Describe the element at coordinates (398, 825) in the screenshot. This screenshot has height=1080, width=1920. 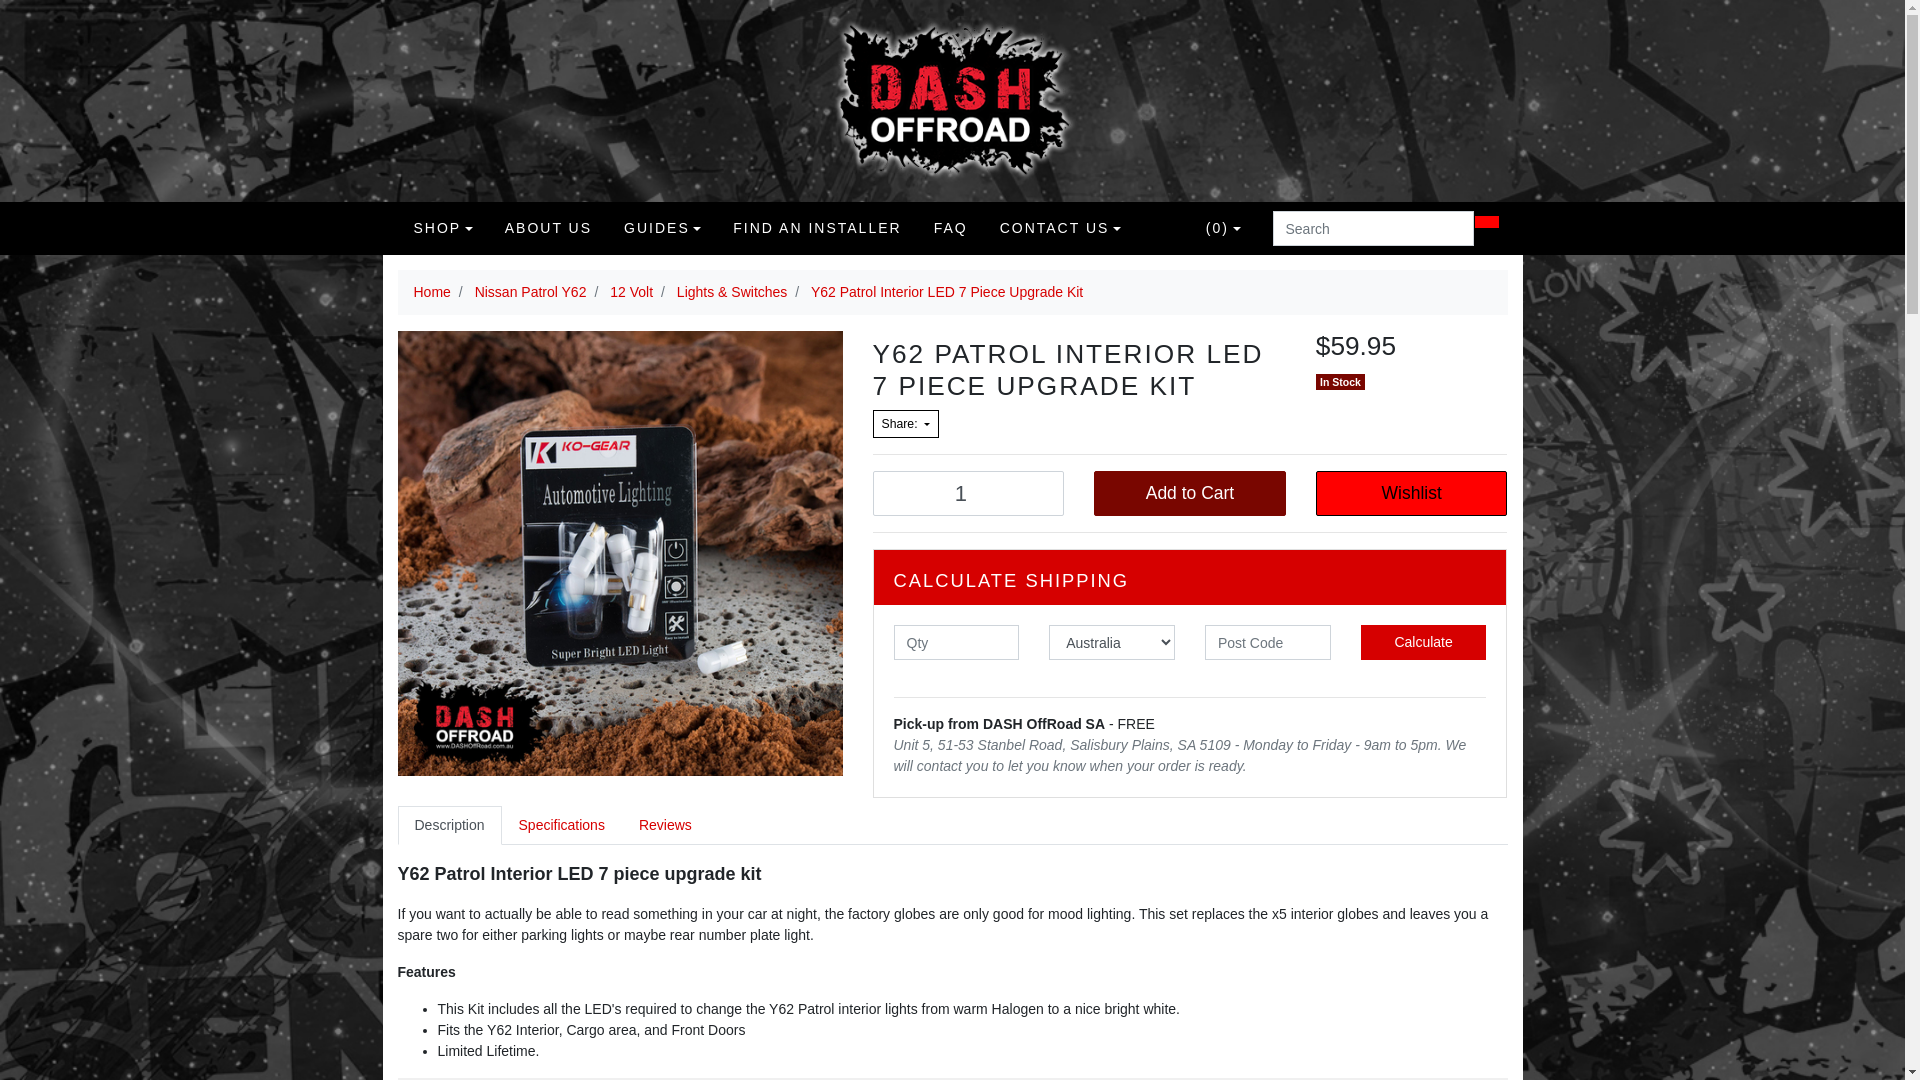
I see `'Description'` at that location.